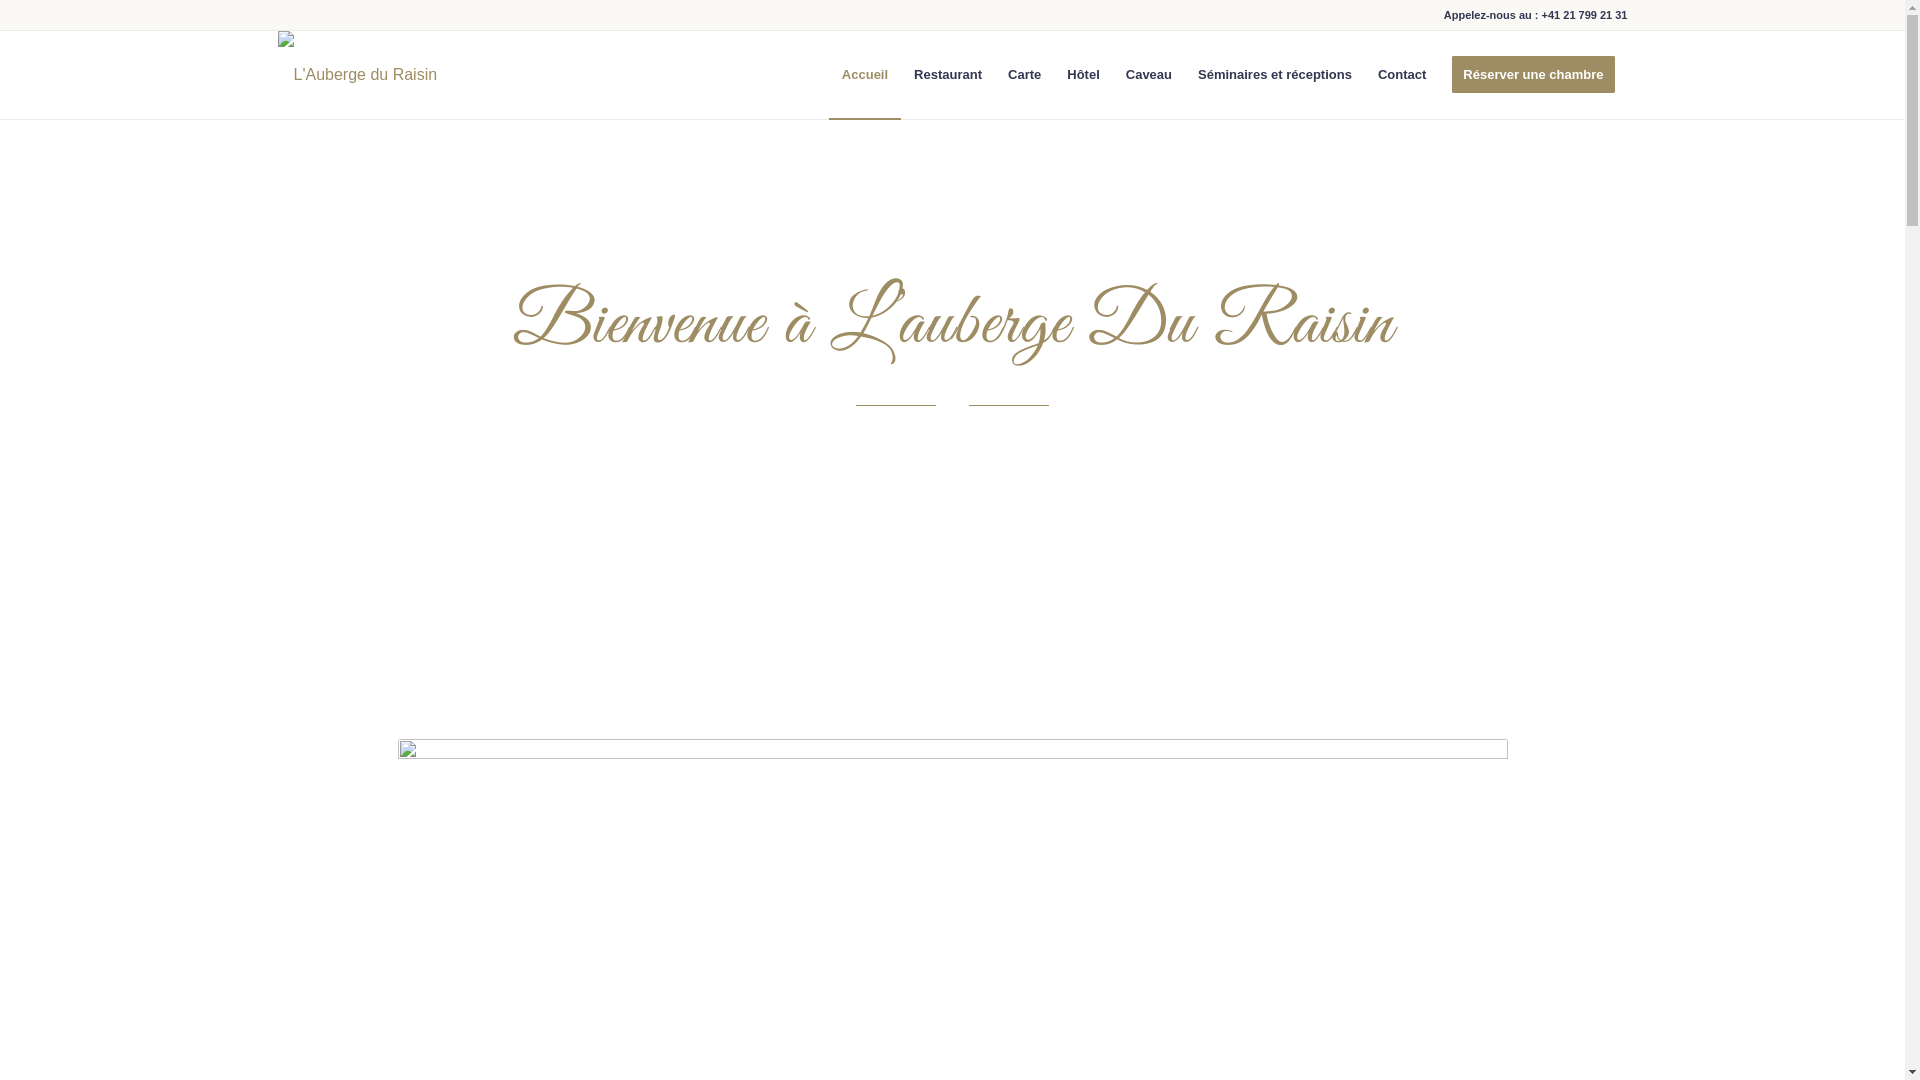 This screenshot has height=1080, width=1920. What do you see at coordinates (947, 73) in the screenshot?
I see `'Restaurant'` at bounding box center [947, 73].